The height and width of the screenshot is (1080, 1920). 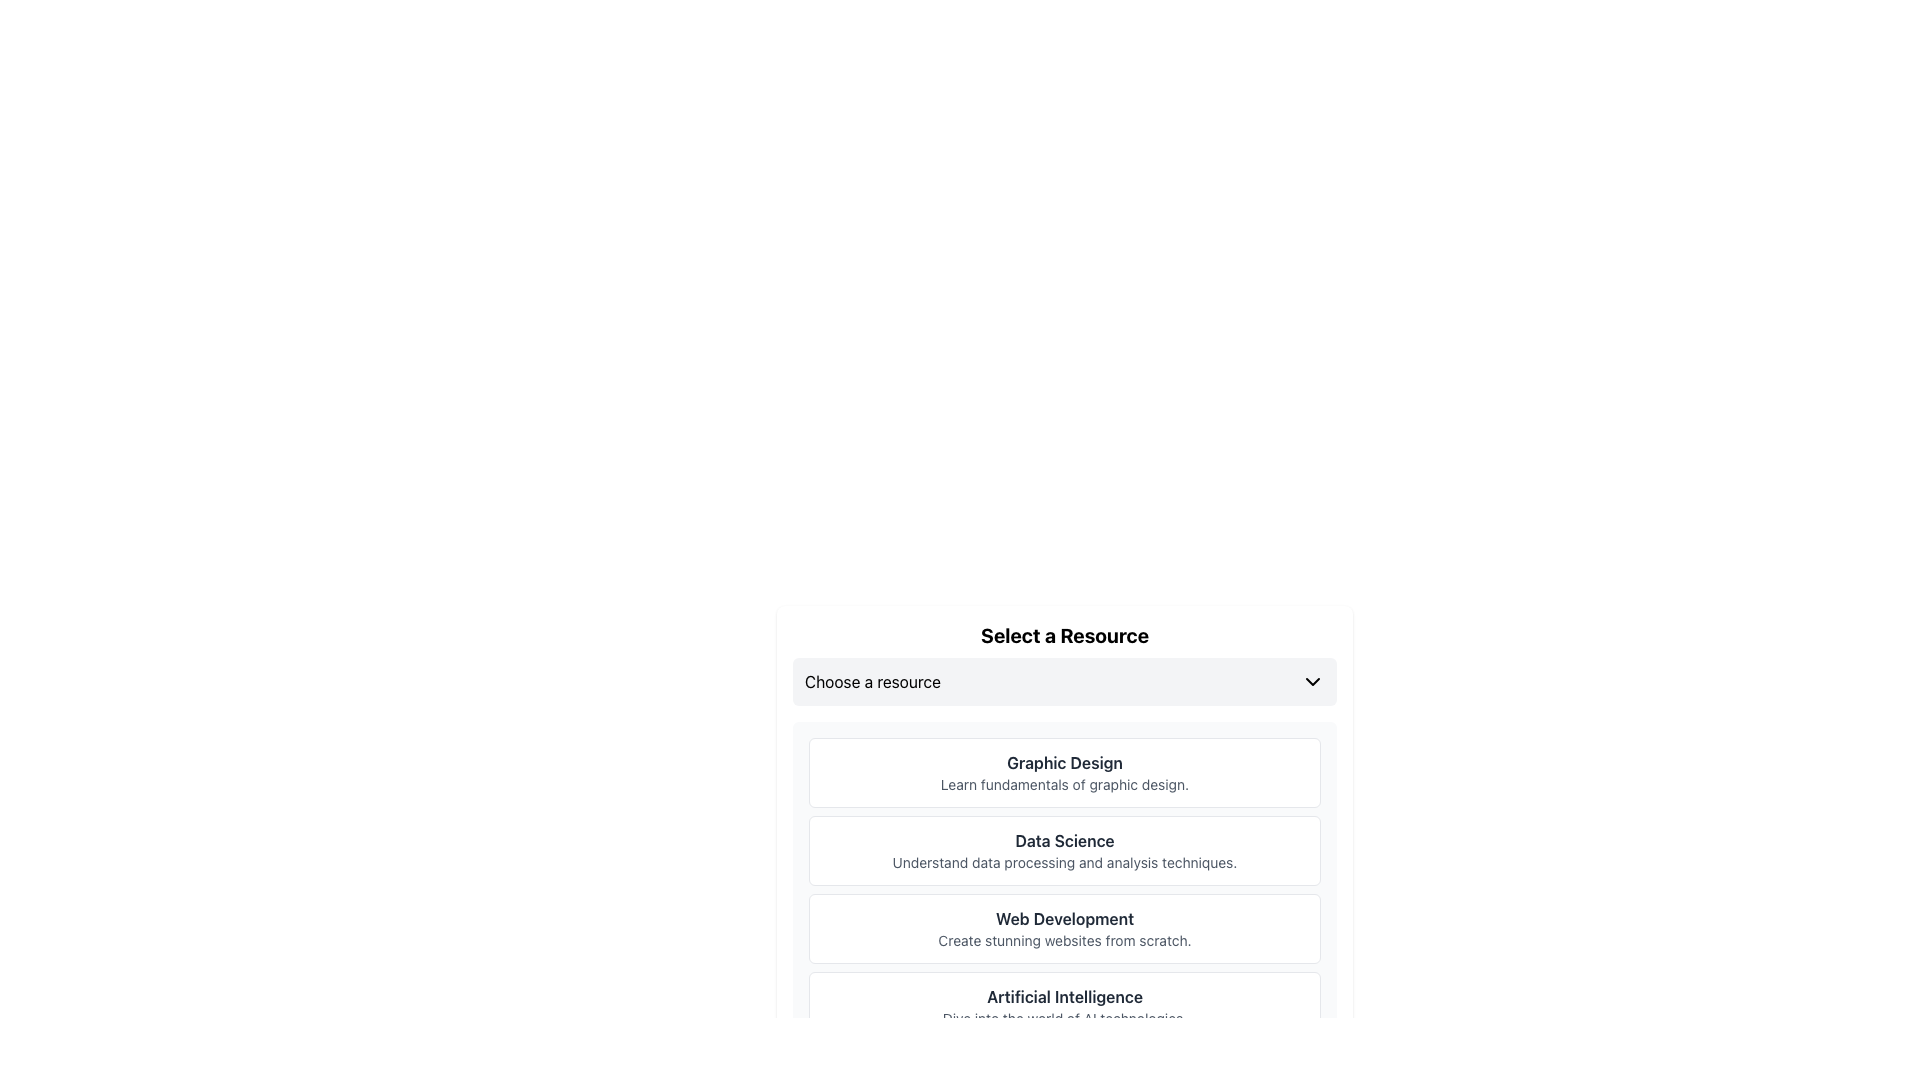 What do you see at coordinates (1064, 996) in the screenshot?
I see `the bold text element reading 'Artificial Intelligence', which is the title of the fourth entry in the selectable options list` at bounding box center [1064, 996].